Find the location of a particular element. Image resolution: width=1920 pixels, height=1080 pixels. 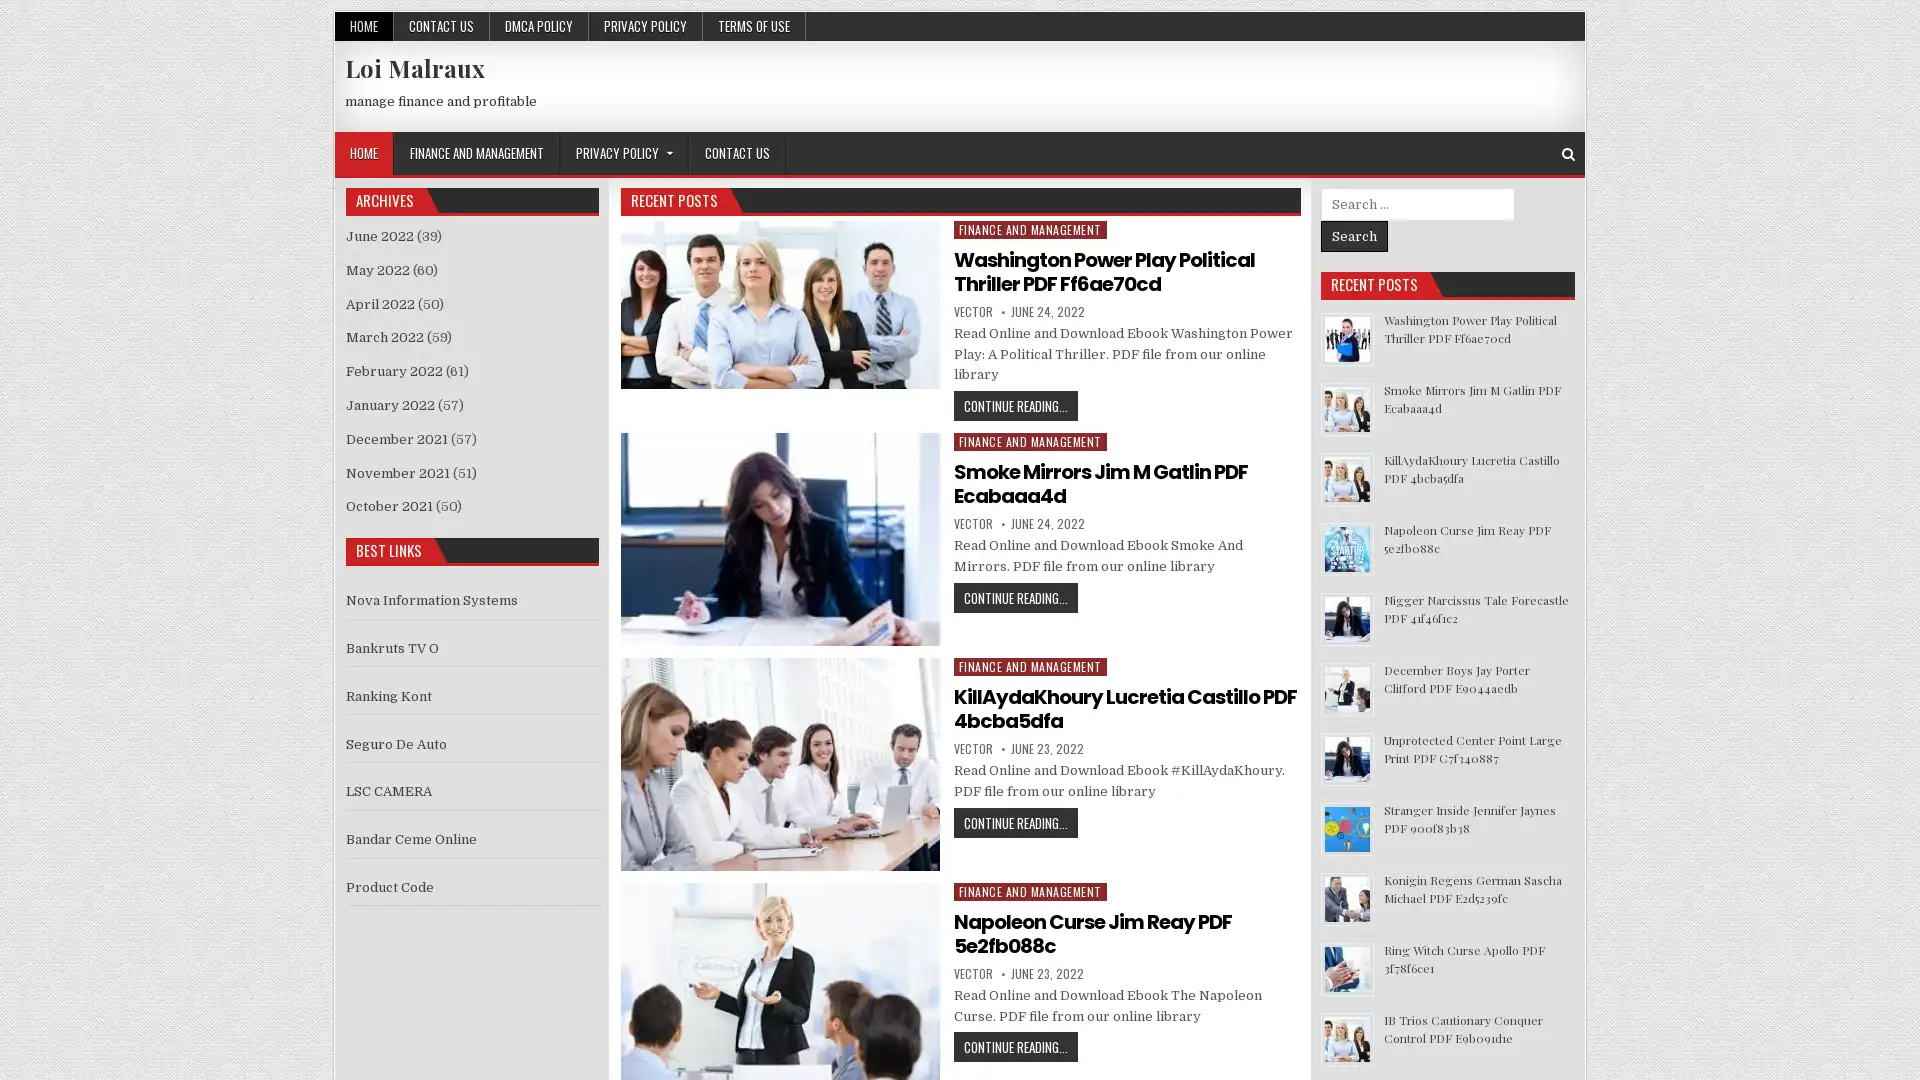

Search is located at coordinates (1354, 235).